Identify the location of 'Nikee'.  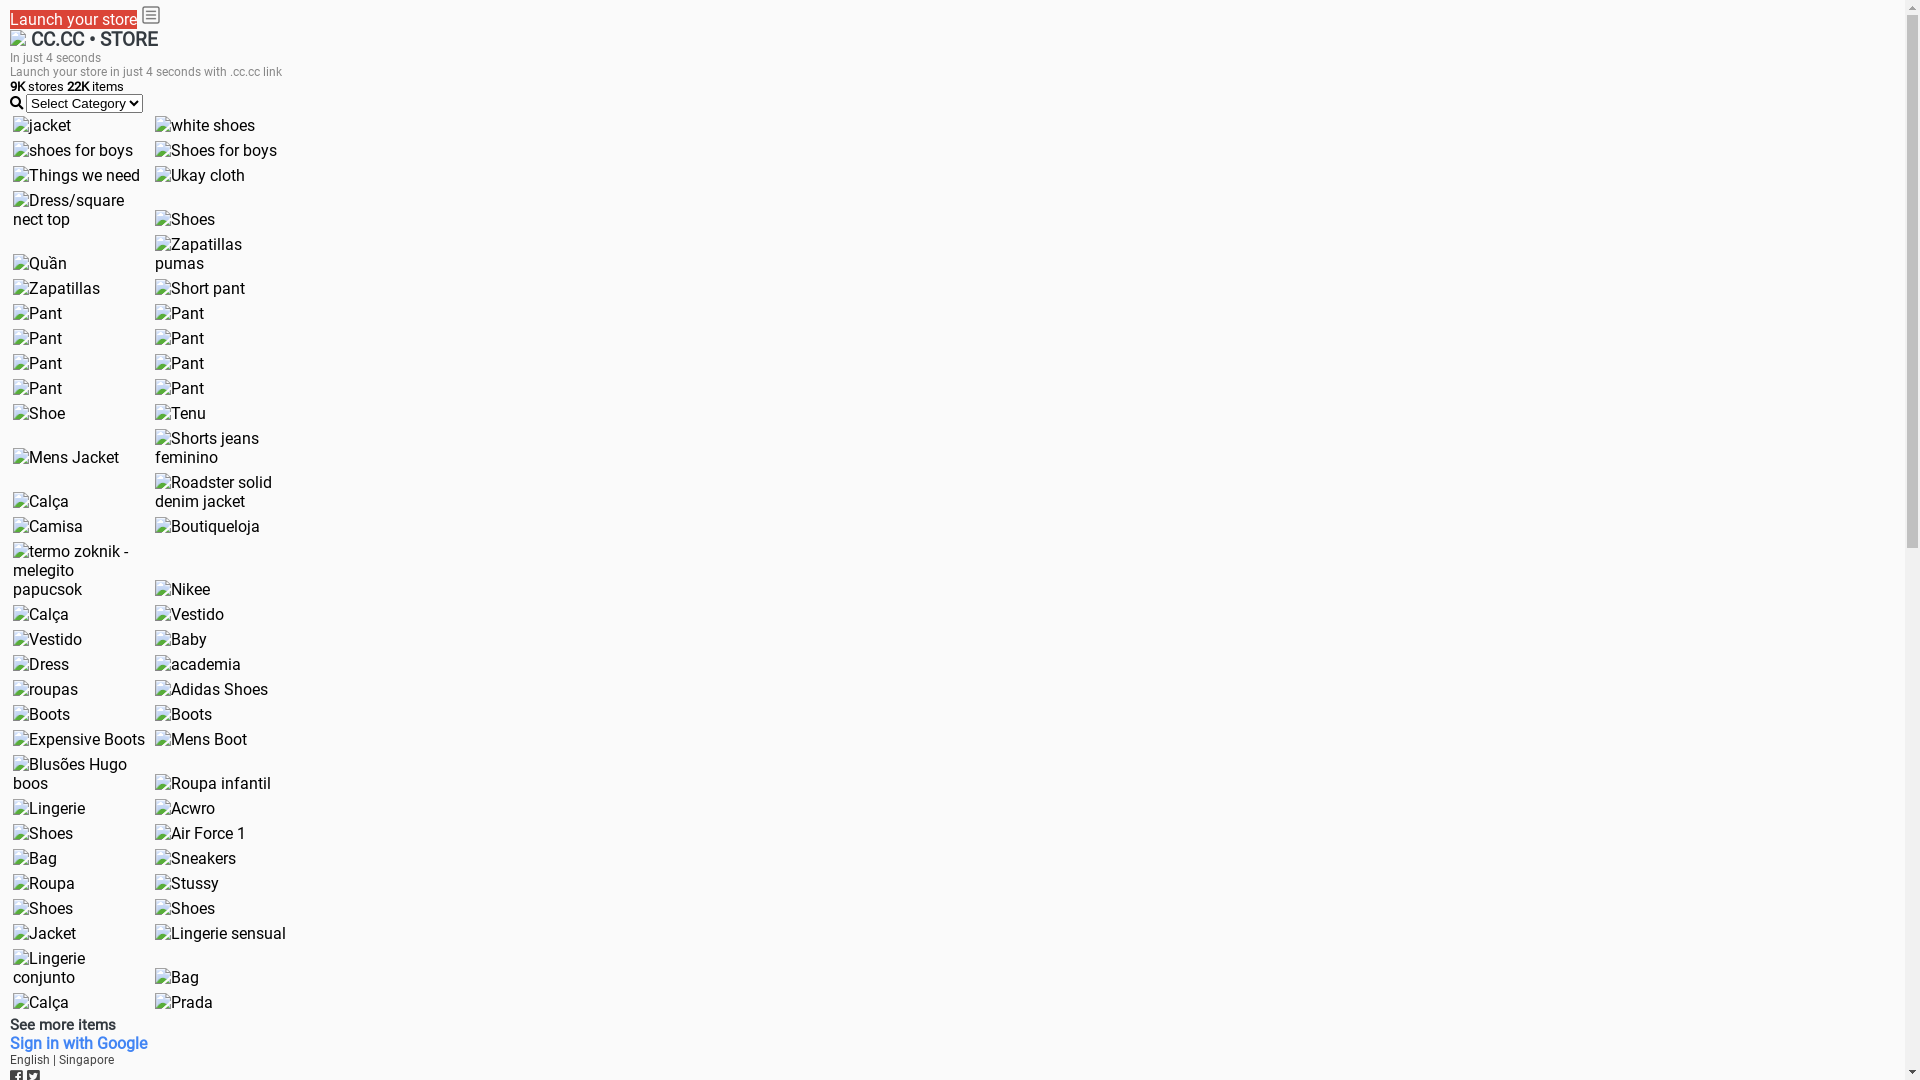
(182, 588).